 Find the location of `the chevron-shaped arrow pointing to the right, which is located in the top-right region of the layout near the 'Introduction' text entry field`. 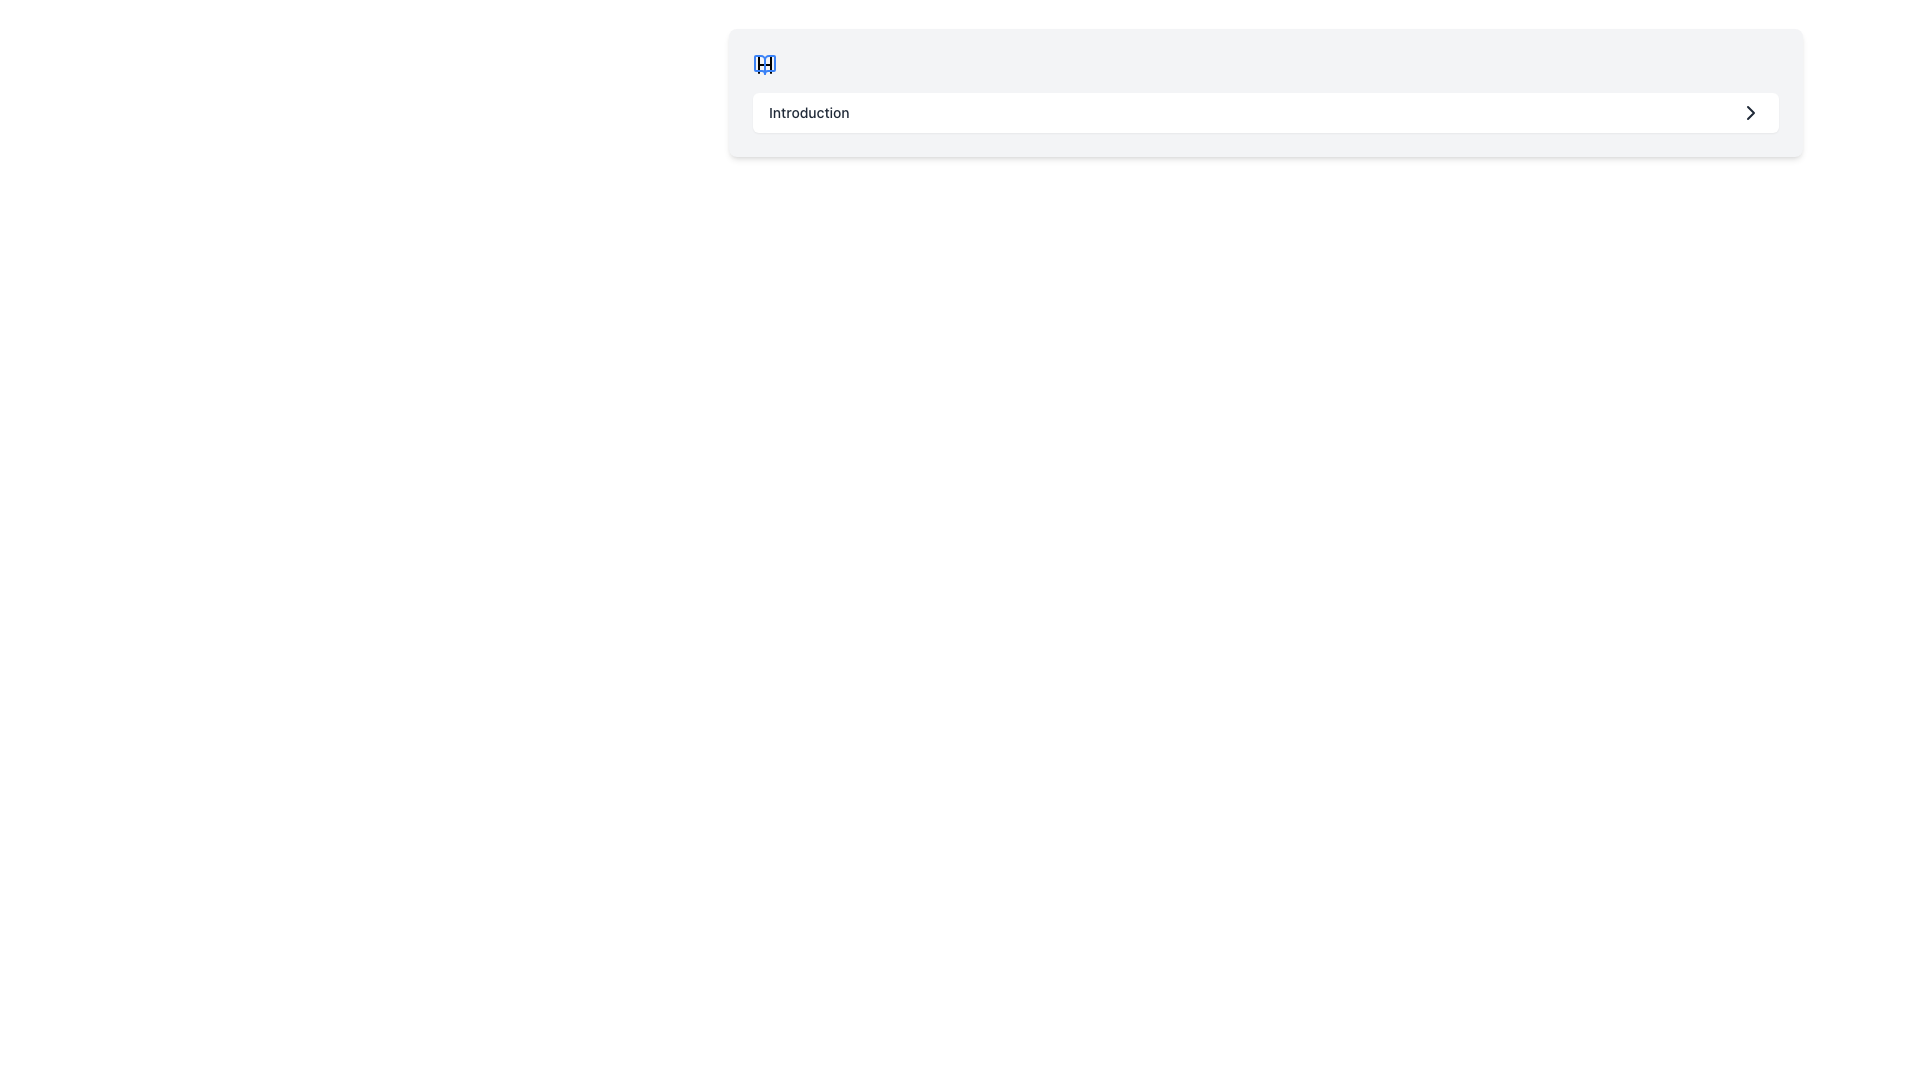

the chevron-shaped arrow pointing to the right, which is located in the top-right region of the layout near the 'Introduction' text entry field is located at coordinates (1750, 112).